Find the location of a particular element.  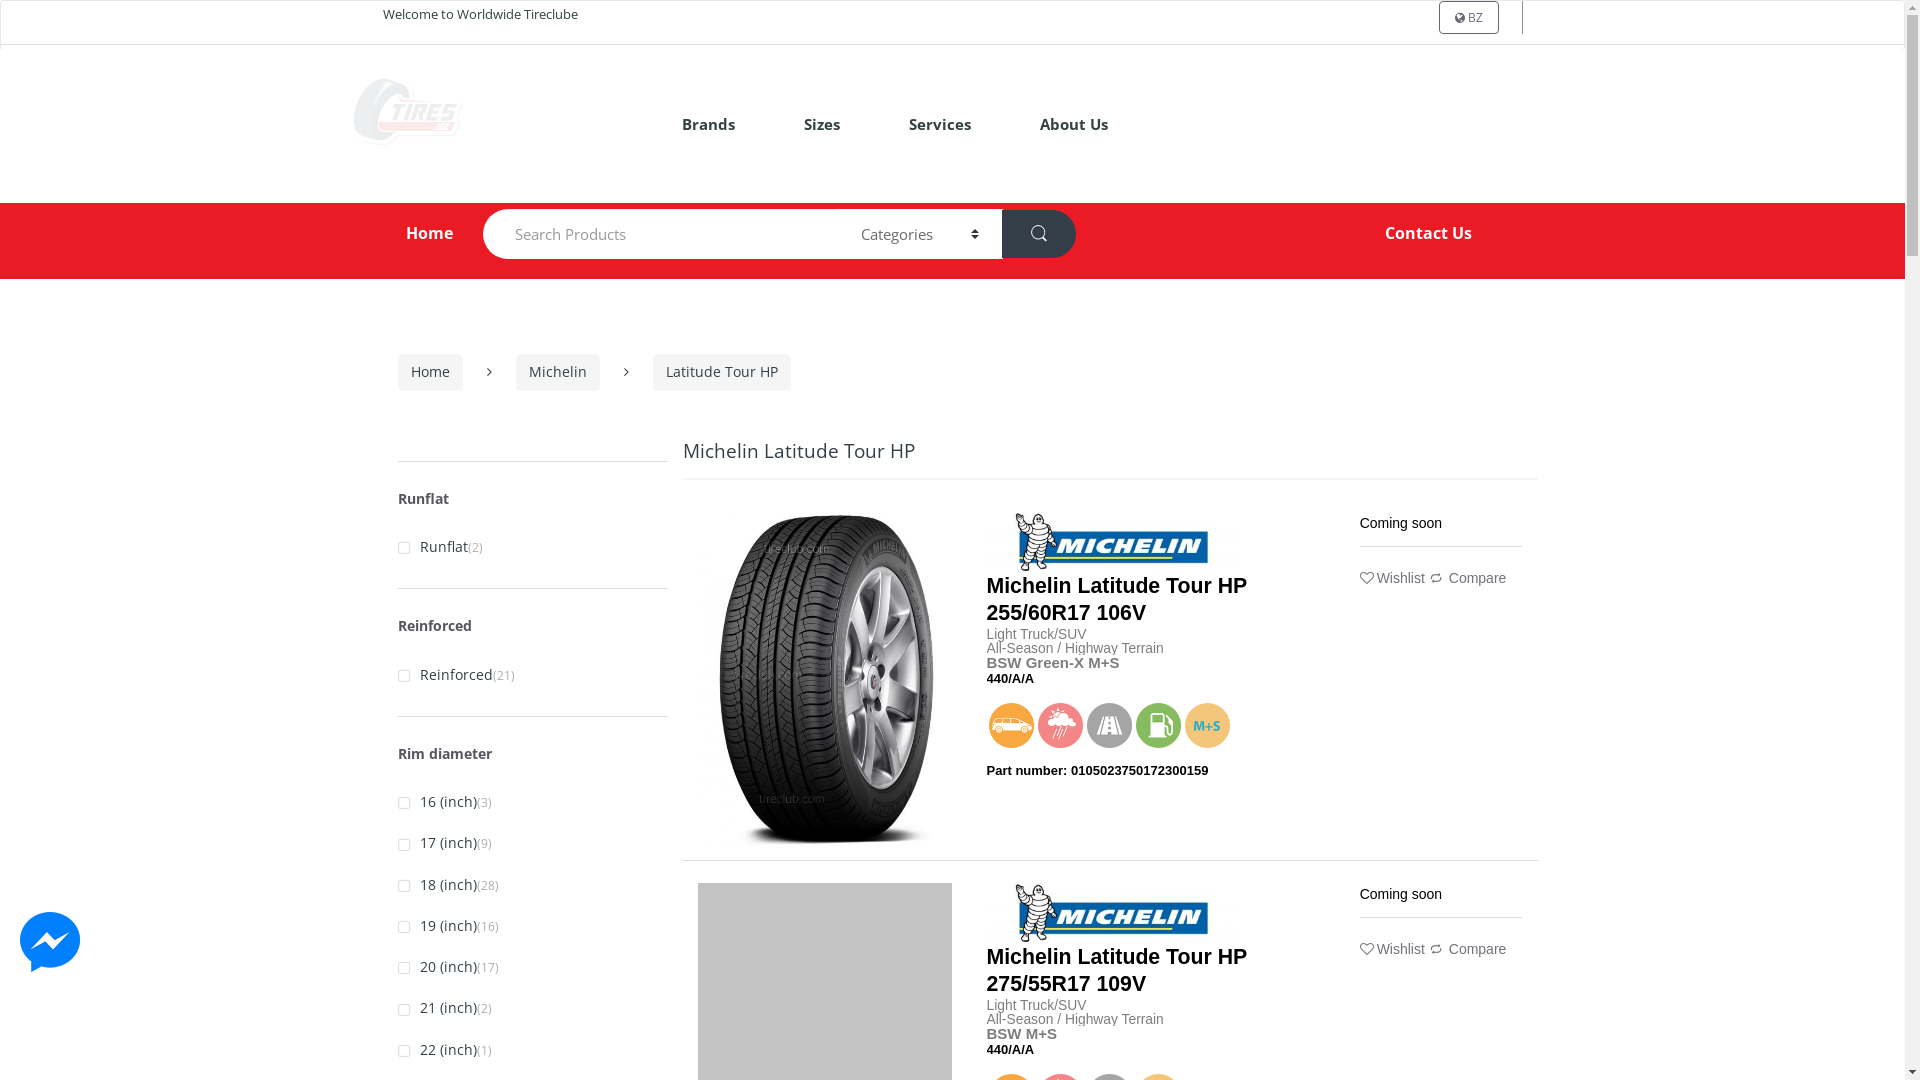

'About Us' is located at coordinates (1025, 123).